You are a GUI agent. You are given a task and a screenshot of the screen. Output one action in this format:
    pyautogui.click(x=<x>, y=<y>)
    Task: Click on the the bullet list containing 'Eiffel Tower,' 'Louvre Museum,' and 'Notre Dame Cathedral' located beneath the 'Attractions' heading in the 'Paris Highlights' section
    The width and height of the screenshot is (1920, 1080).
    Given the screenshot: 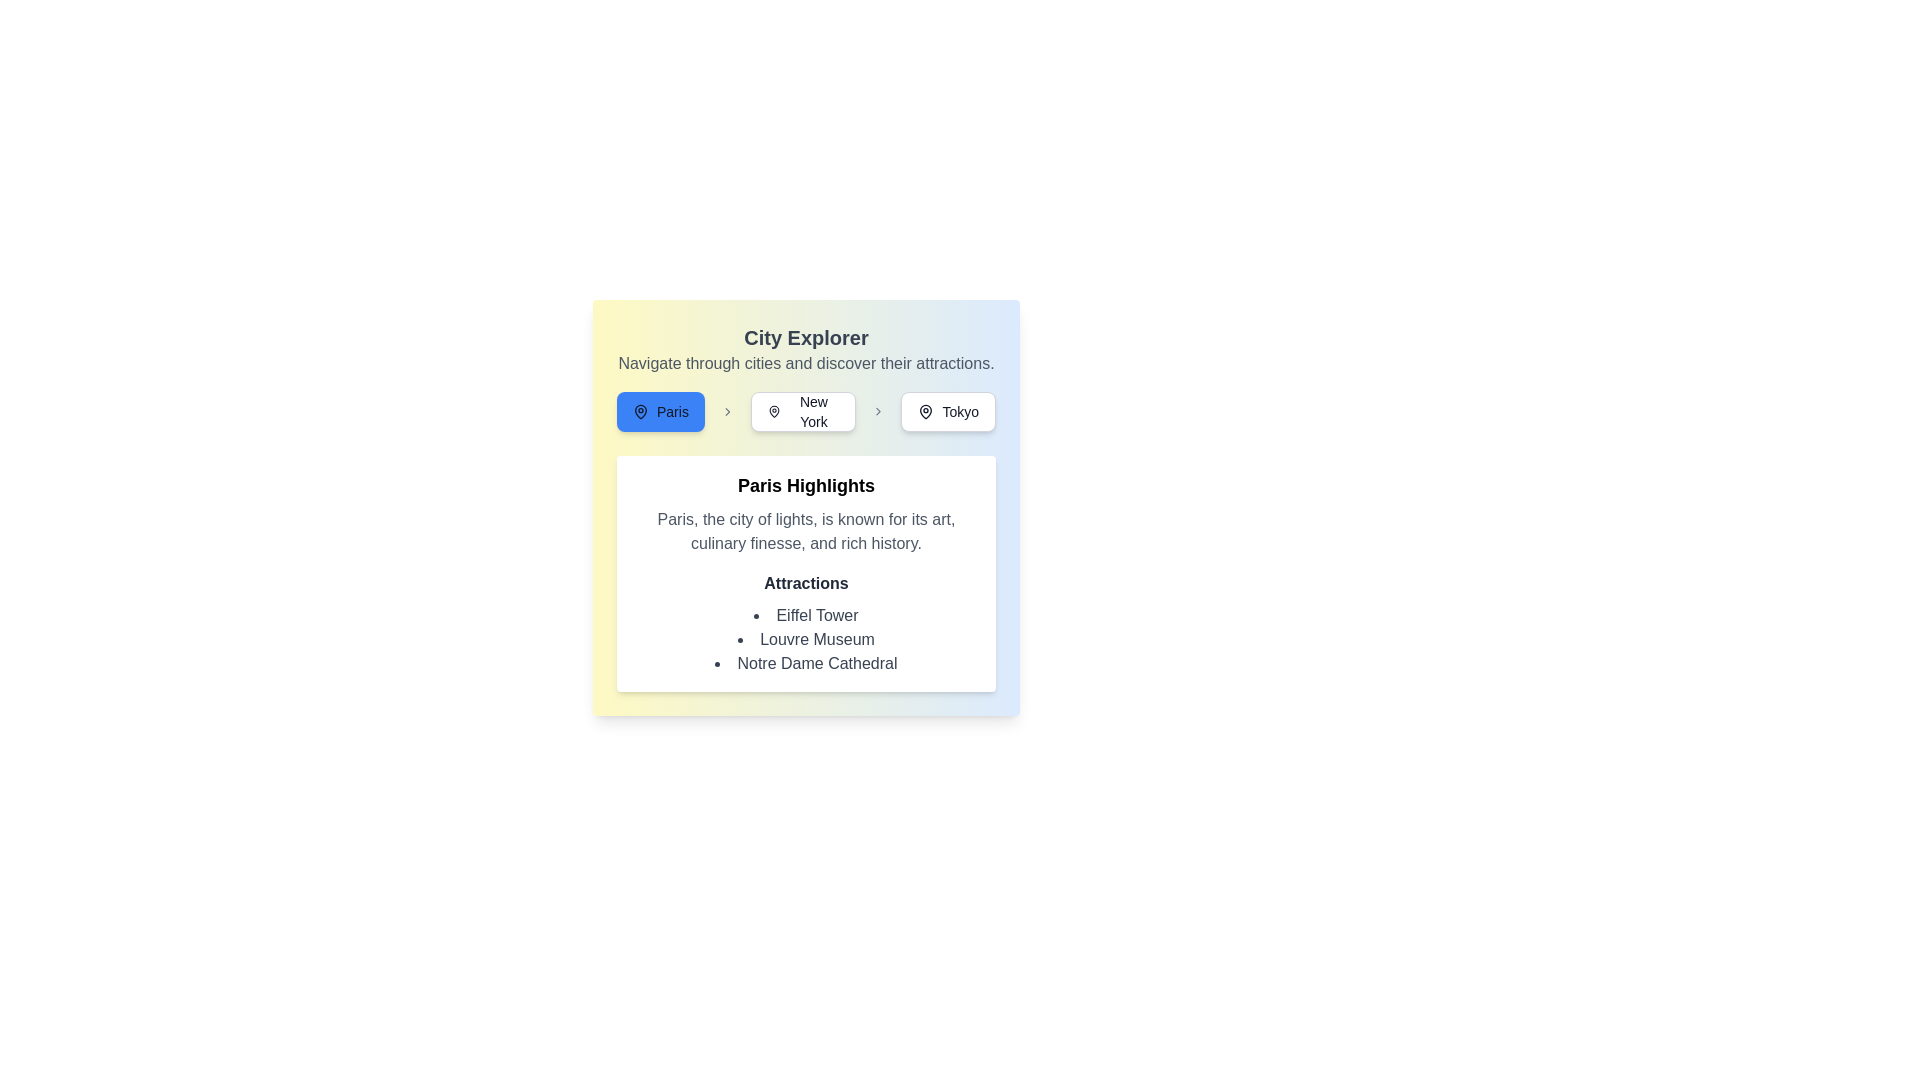 What is the action you would take?
    pyautogui.click(x=806, y=640)
    